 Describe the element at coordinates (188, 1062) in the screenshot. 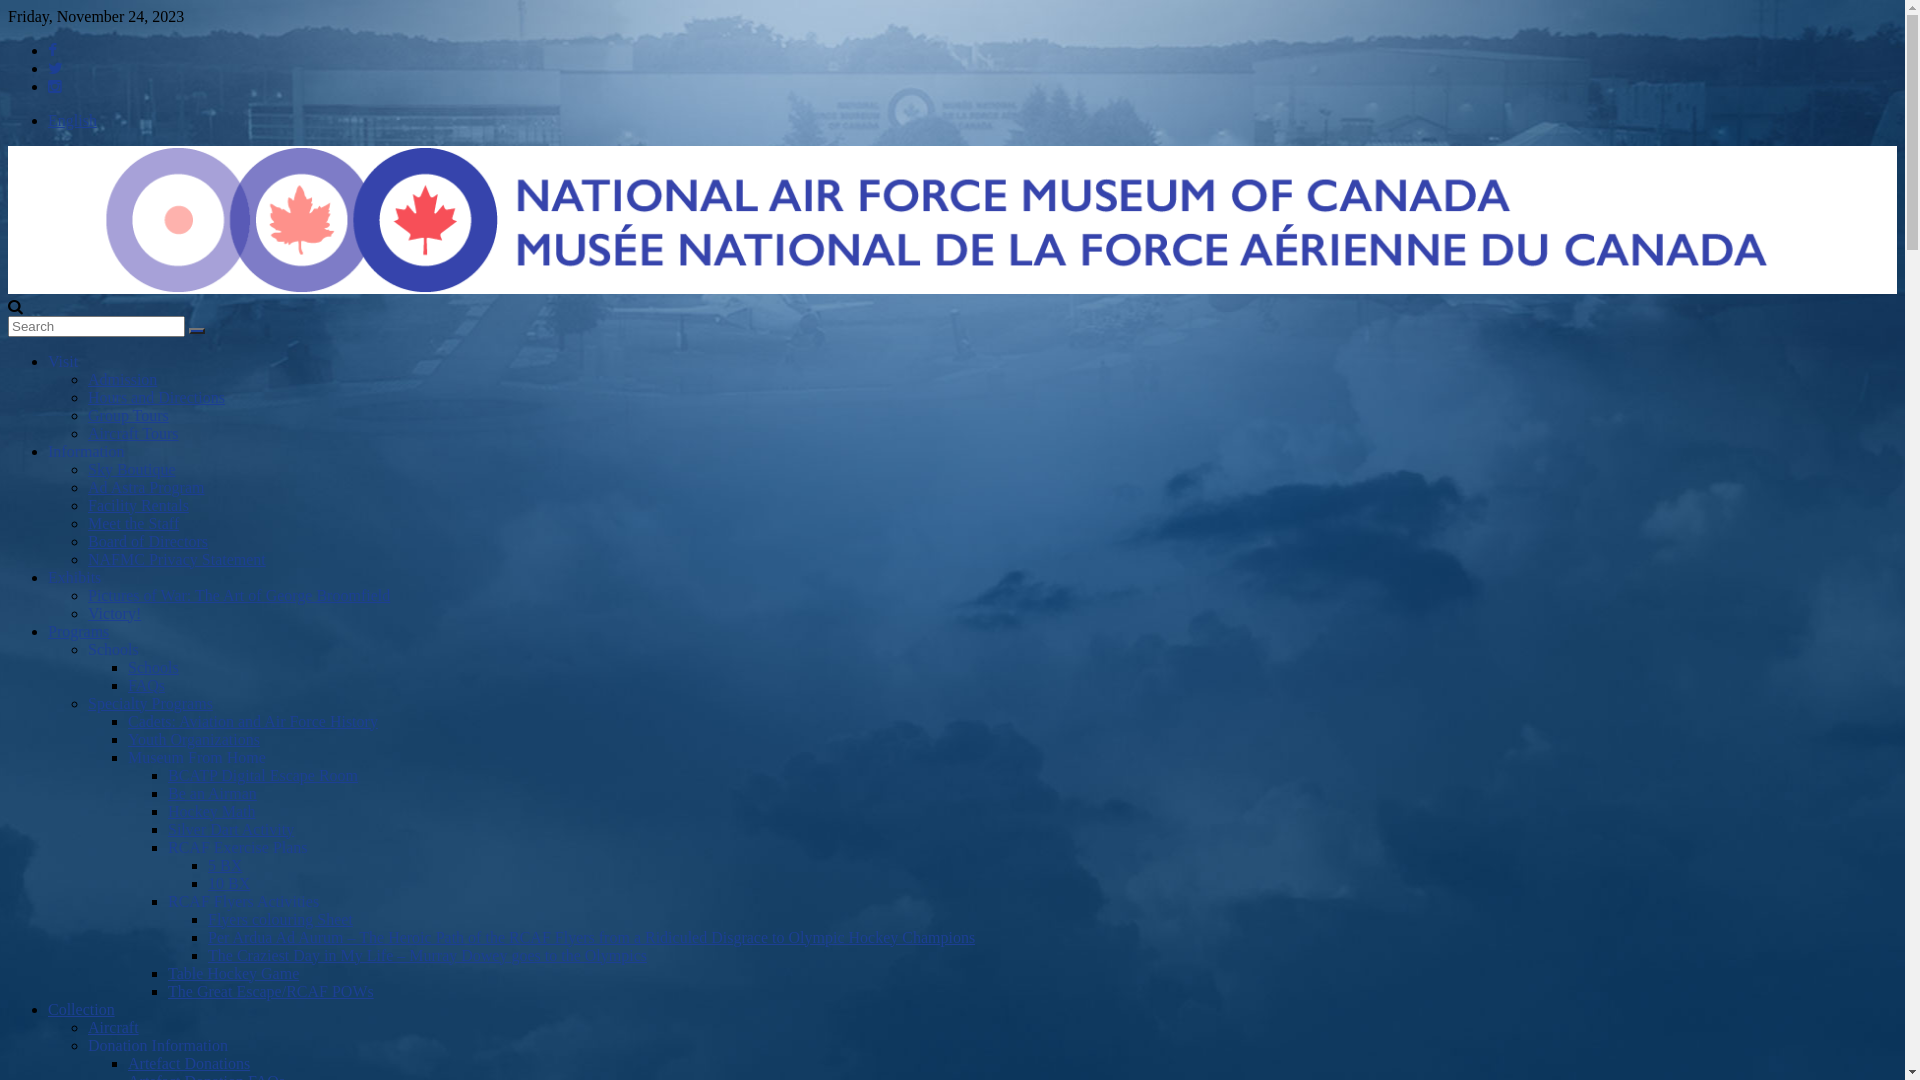

I see `'Artefact Donations'` at that location.